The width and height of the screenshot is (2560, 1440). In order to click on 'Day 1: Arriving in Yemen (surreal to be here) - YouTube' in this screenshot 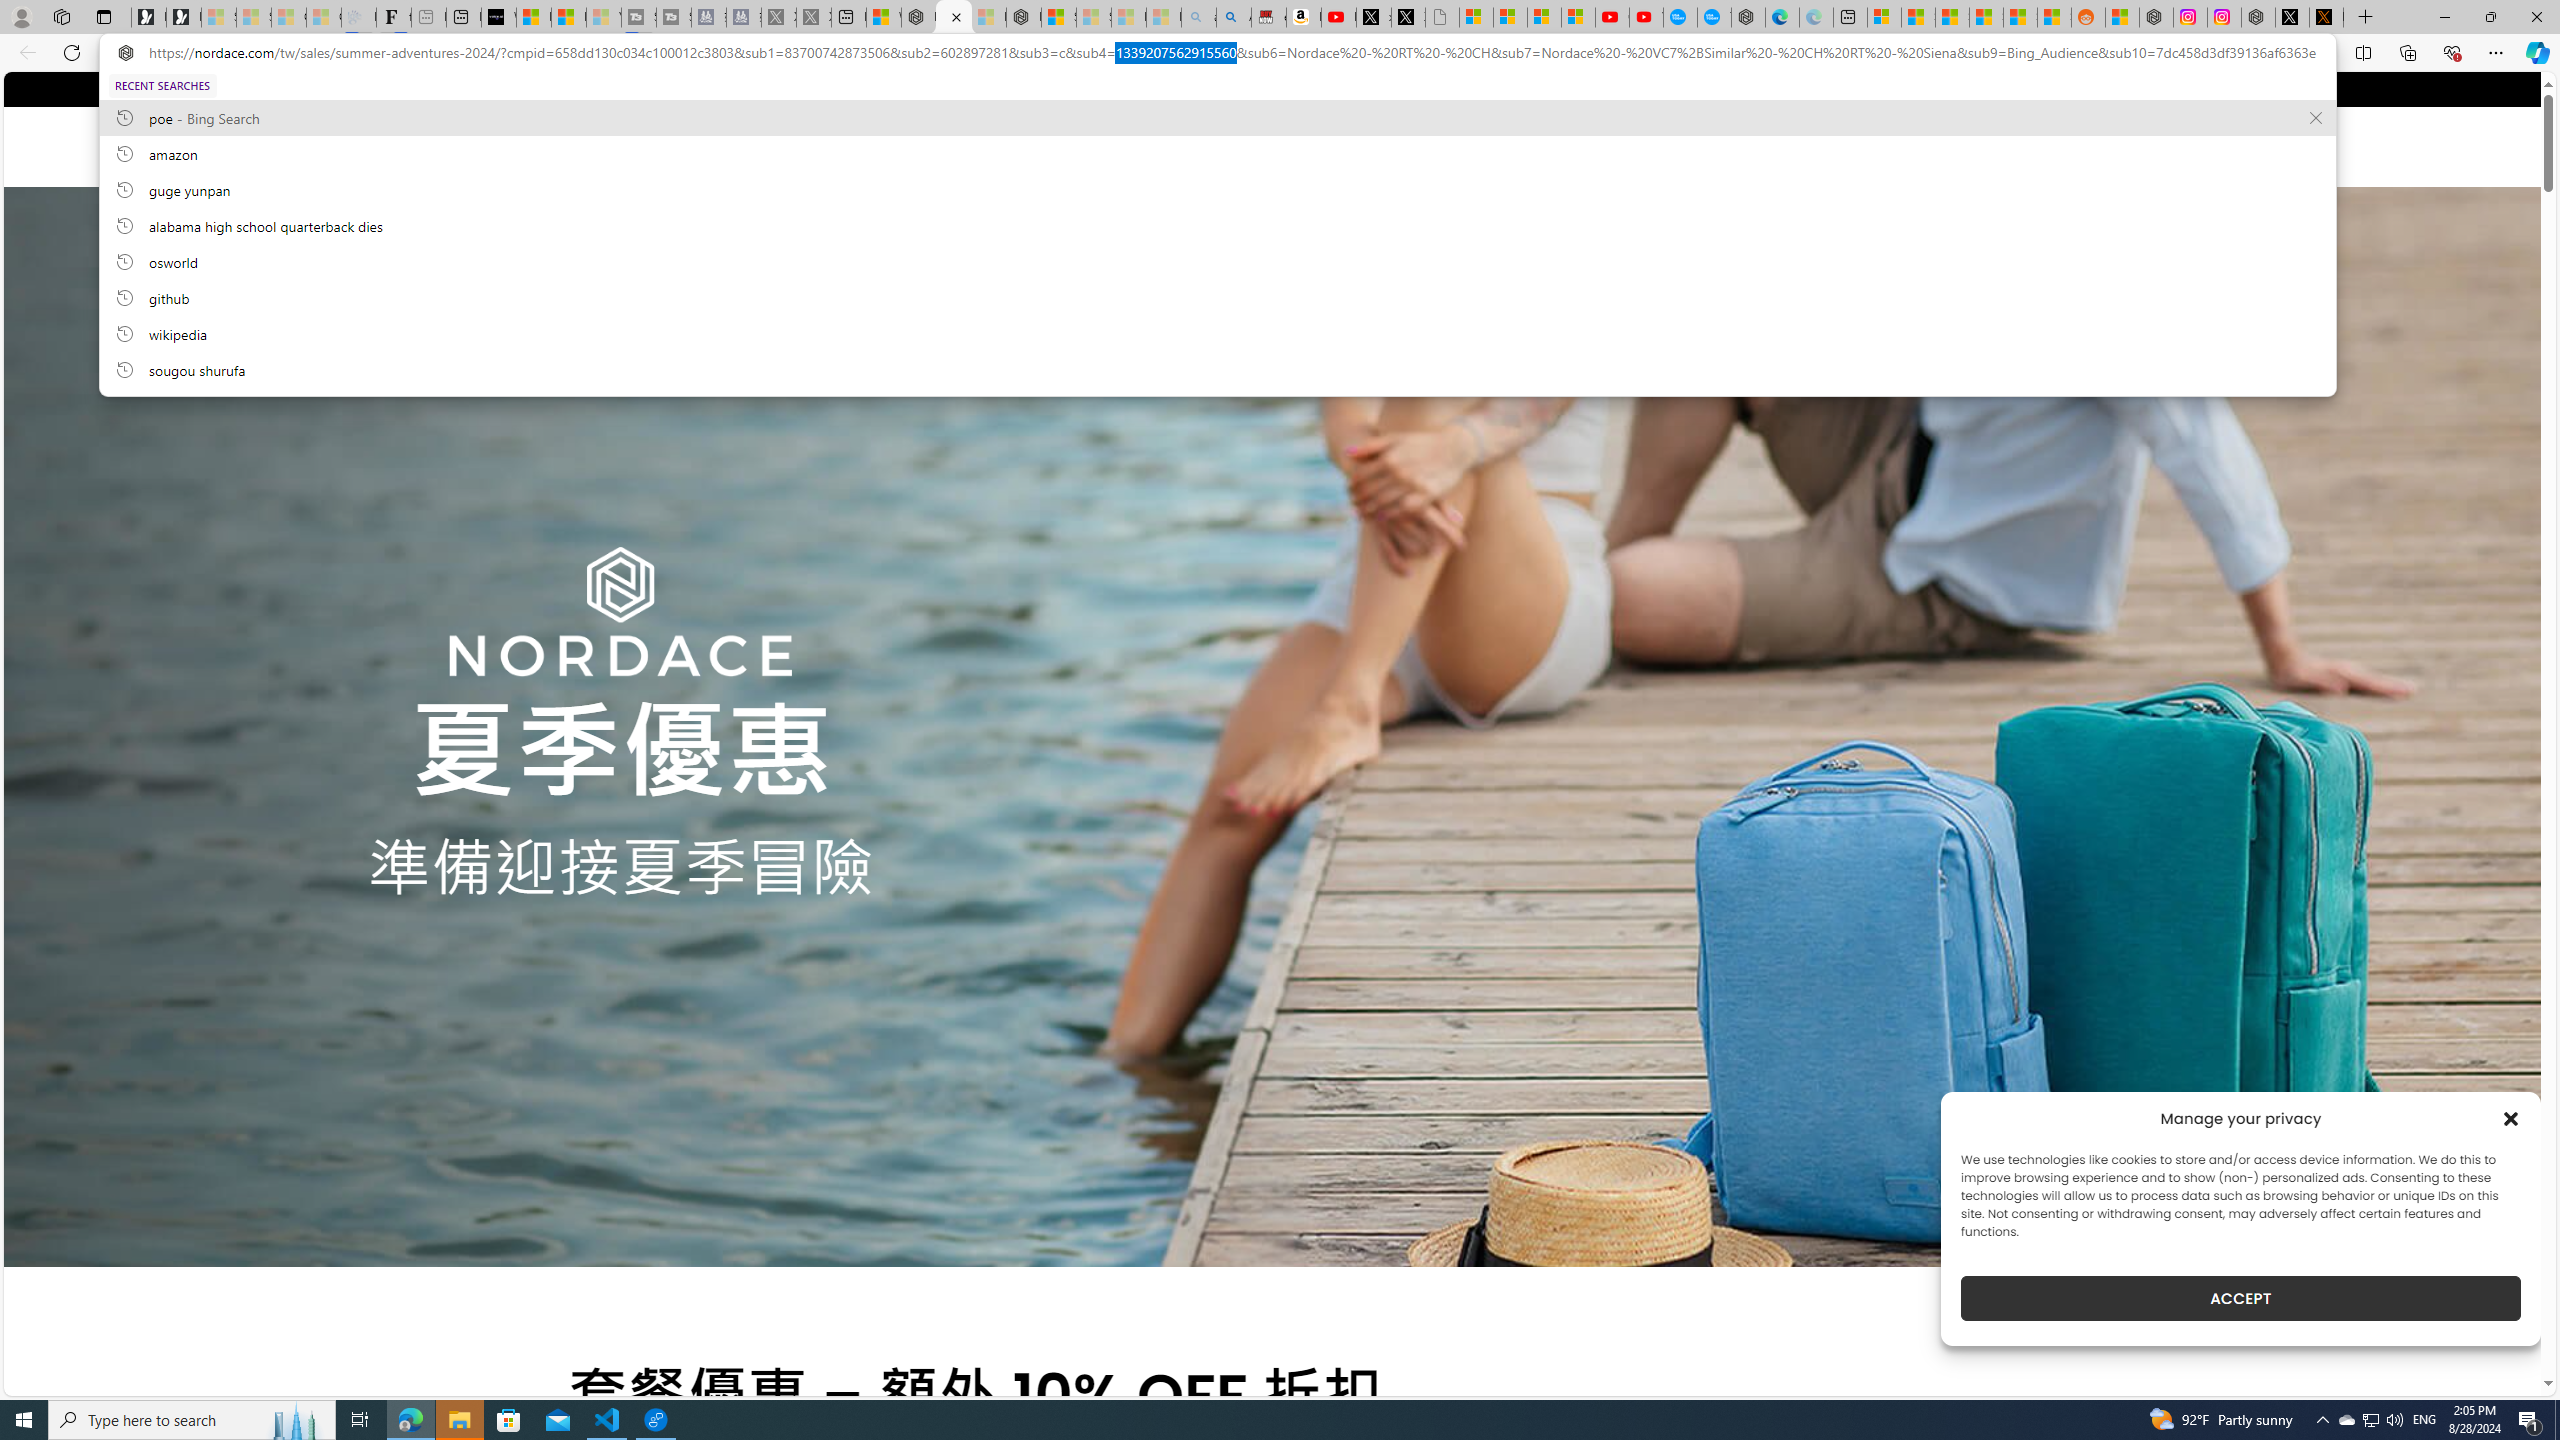, I will do `click(1337, 16)`.